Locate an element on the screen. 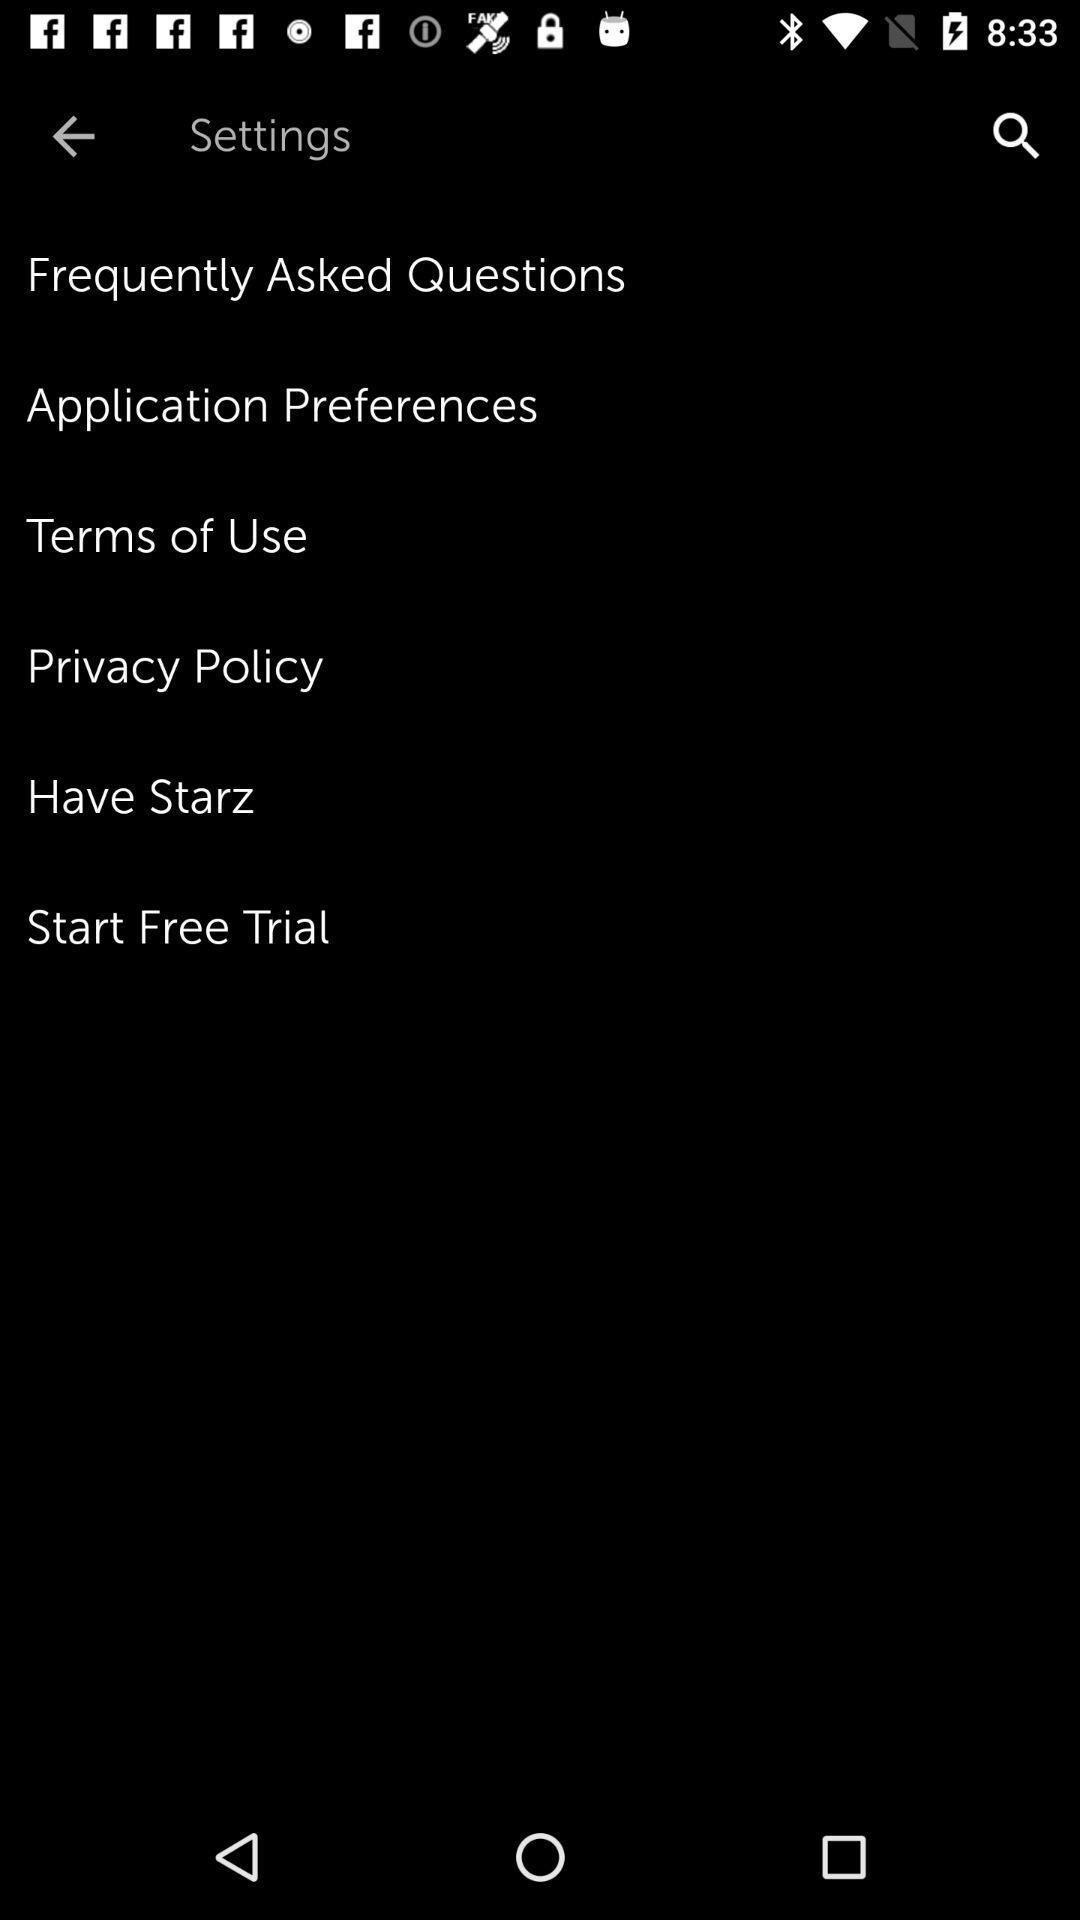  the icon below the application preferences item is located at coordinates (553, 536).